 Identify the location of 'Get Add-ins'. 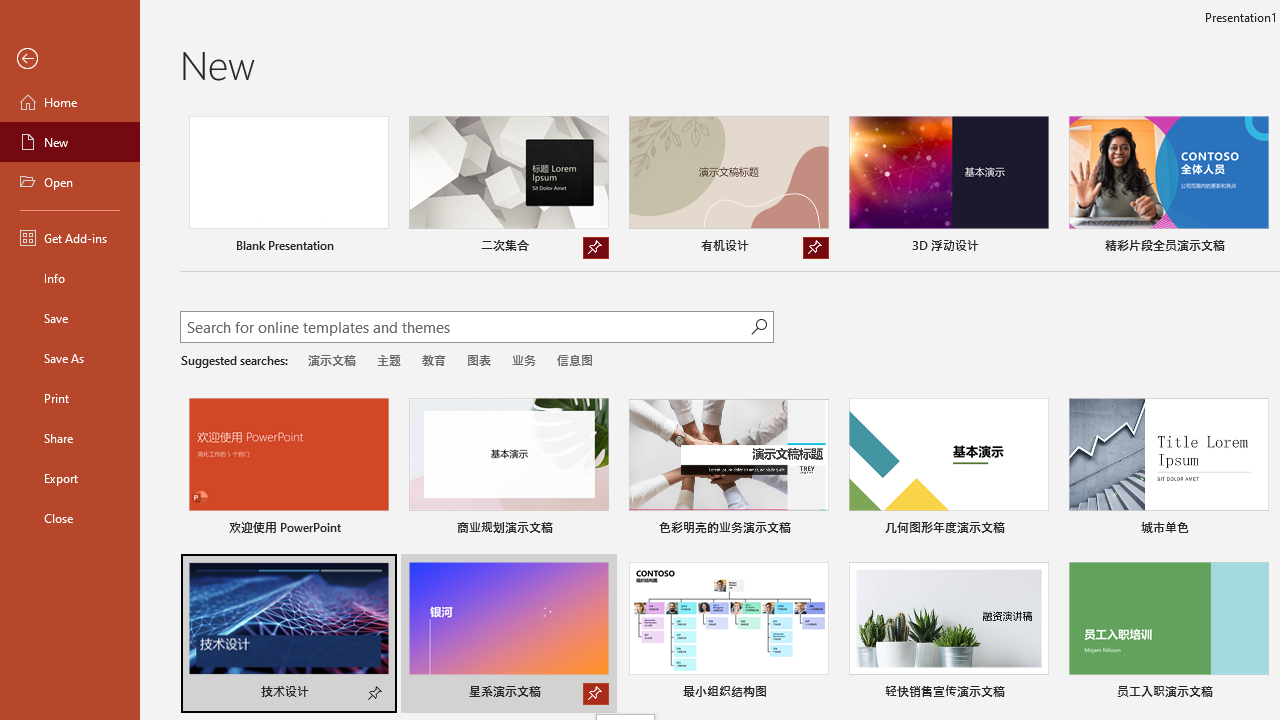
(69, 236).